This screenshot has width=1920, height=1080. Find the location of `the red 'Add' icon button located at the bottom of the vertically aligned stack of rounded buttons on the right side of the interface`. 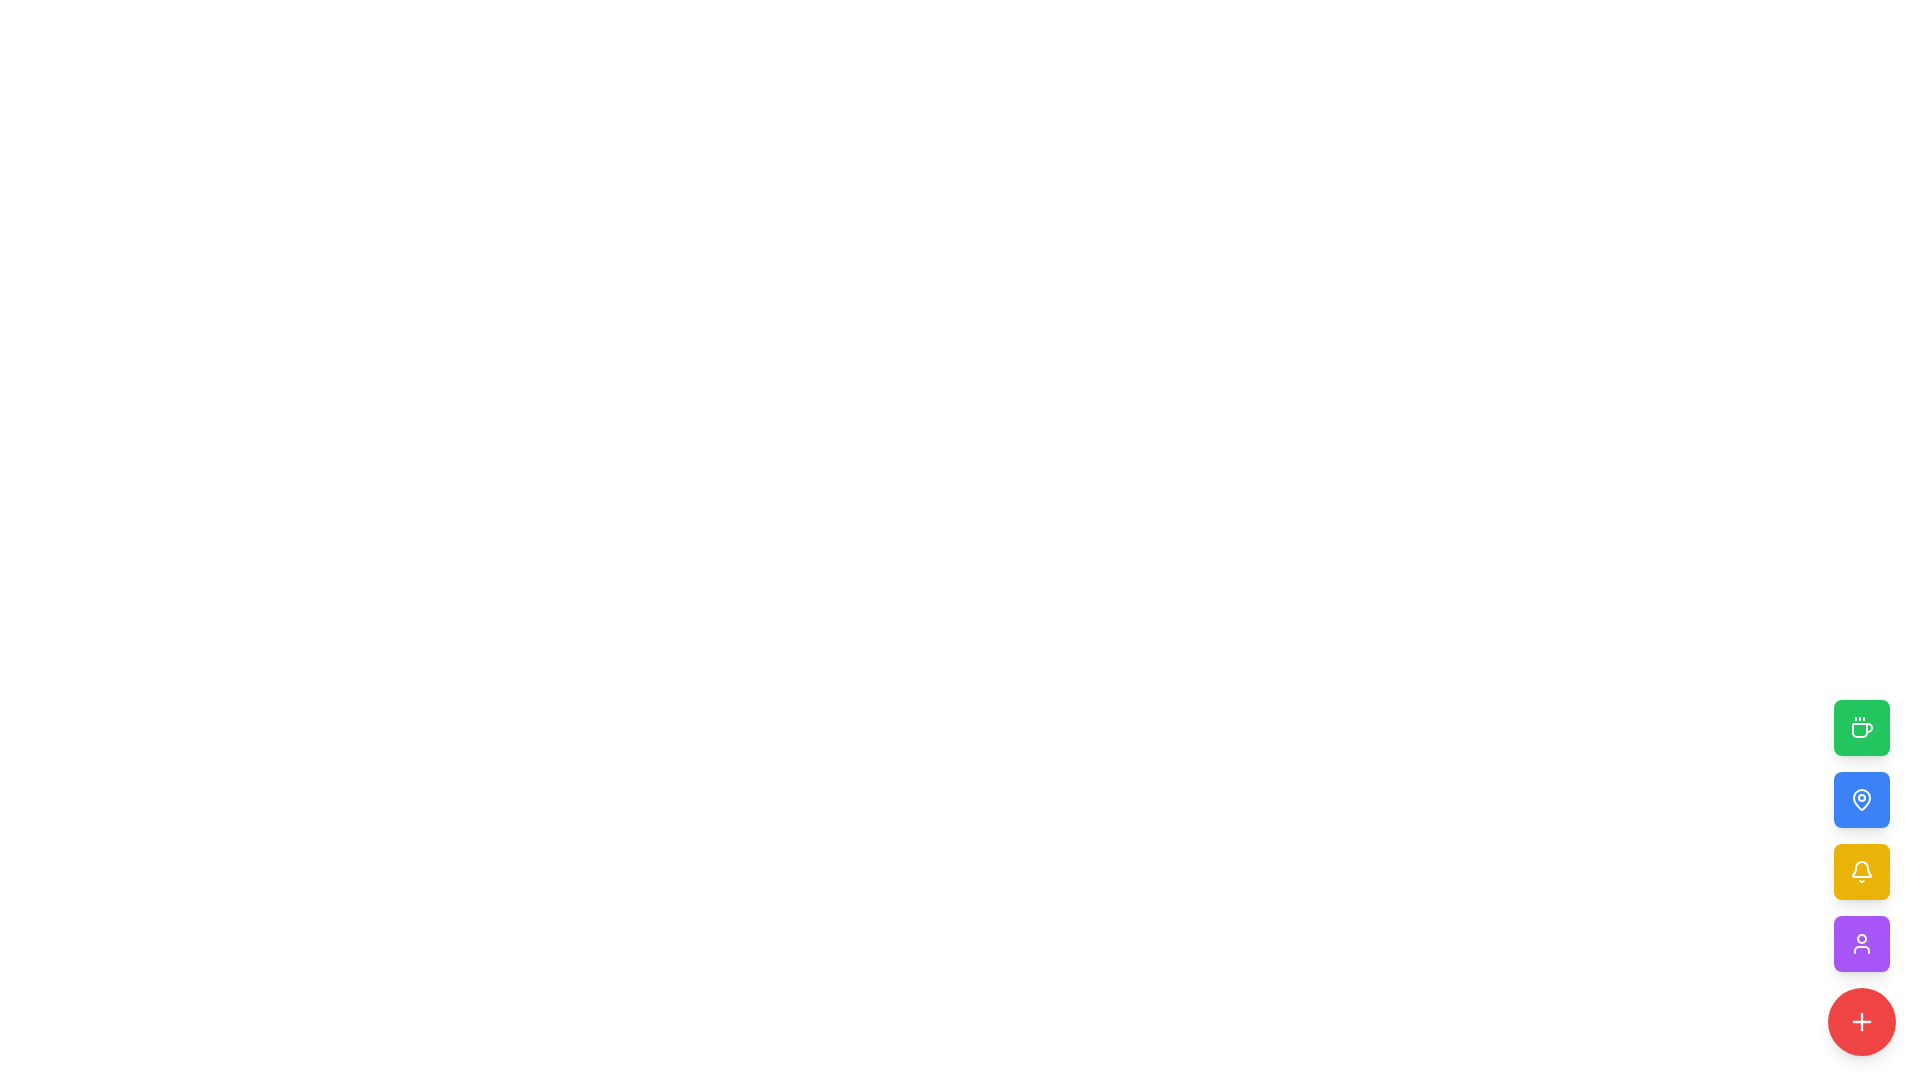

the red 'Add' icon button located at the bottom of the vertically aligned stack of rounded buttons on the right side of the interface is located at coordinates (1861, 1022).